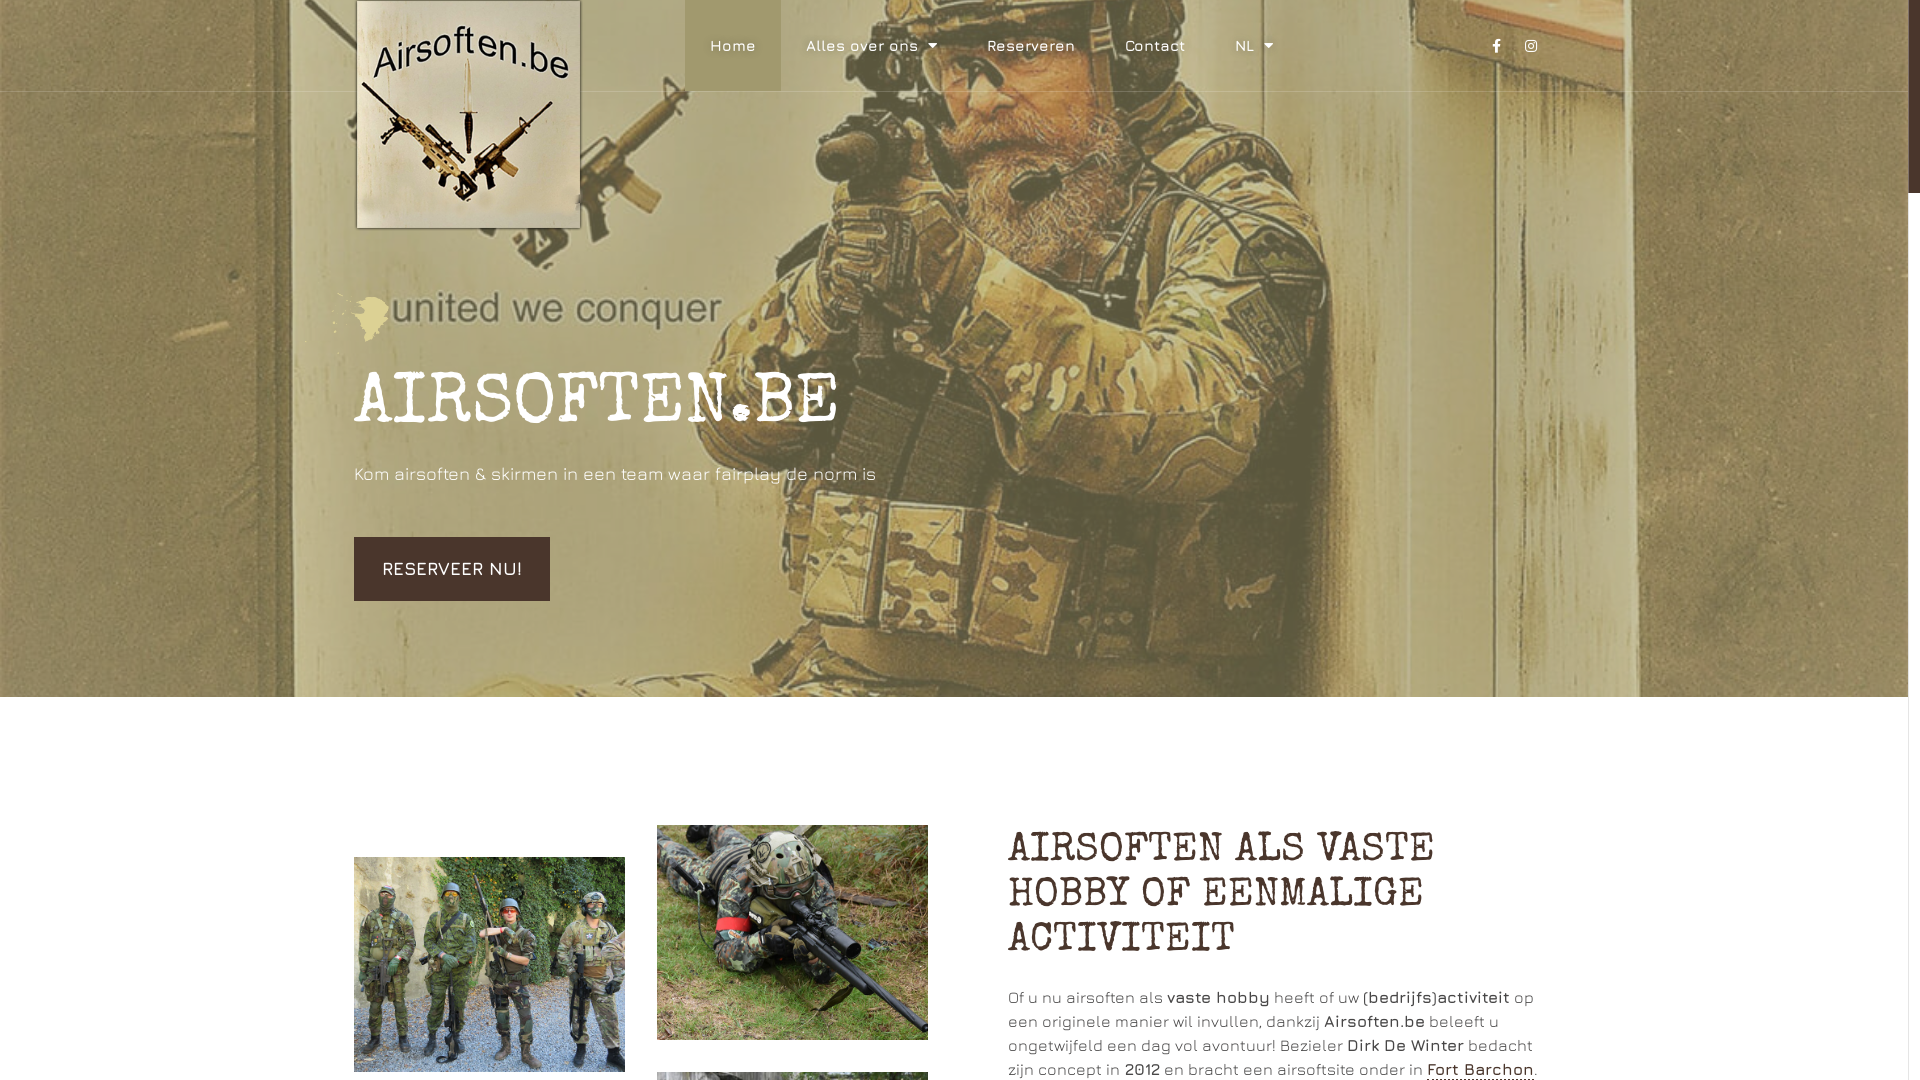  Describe the element at coordinates (450, 569) in the screenshot. I see `'RESERVEER NU!'` at that location.